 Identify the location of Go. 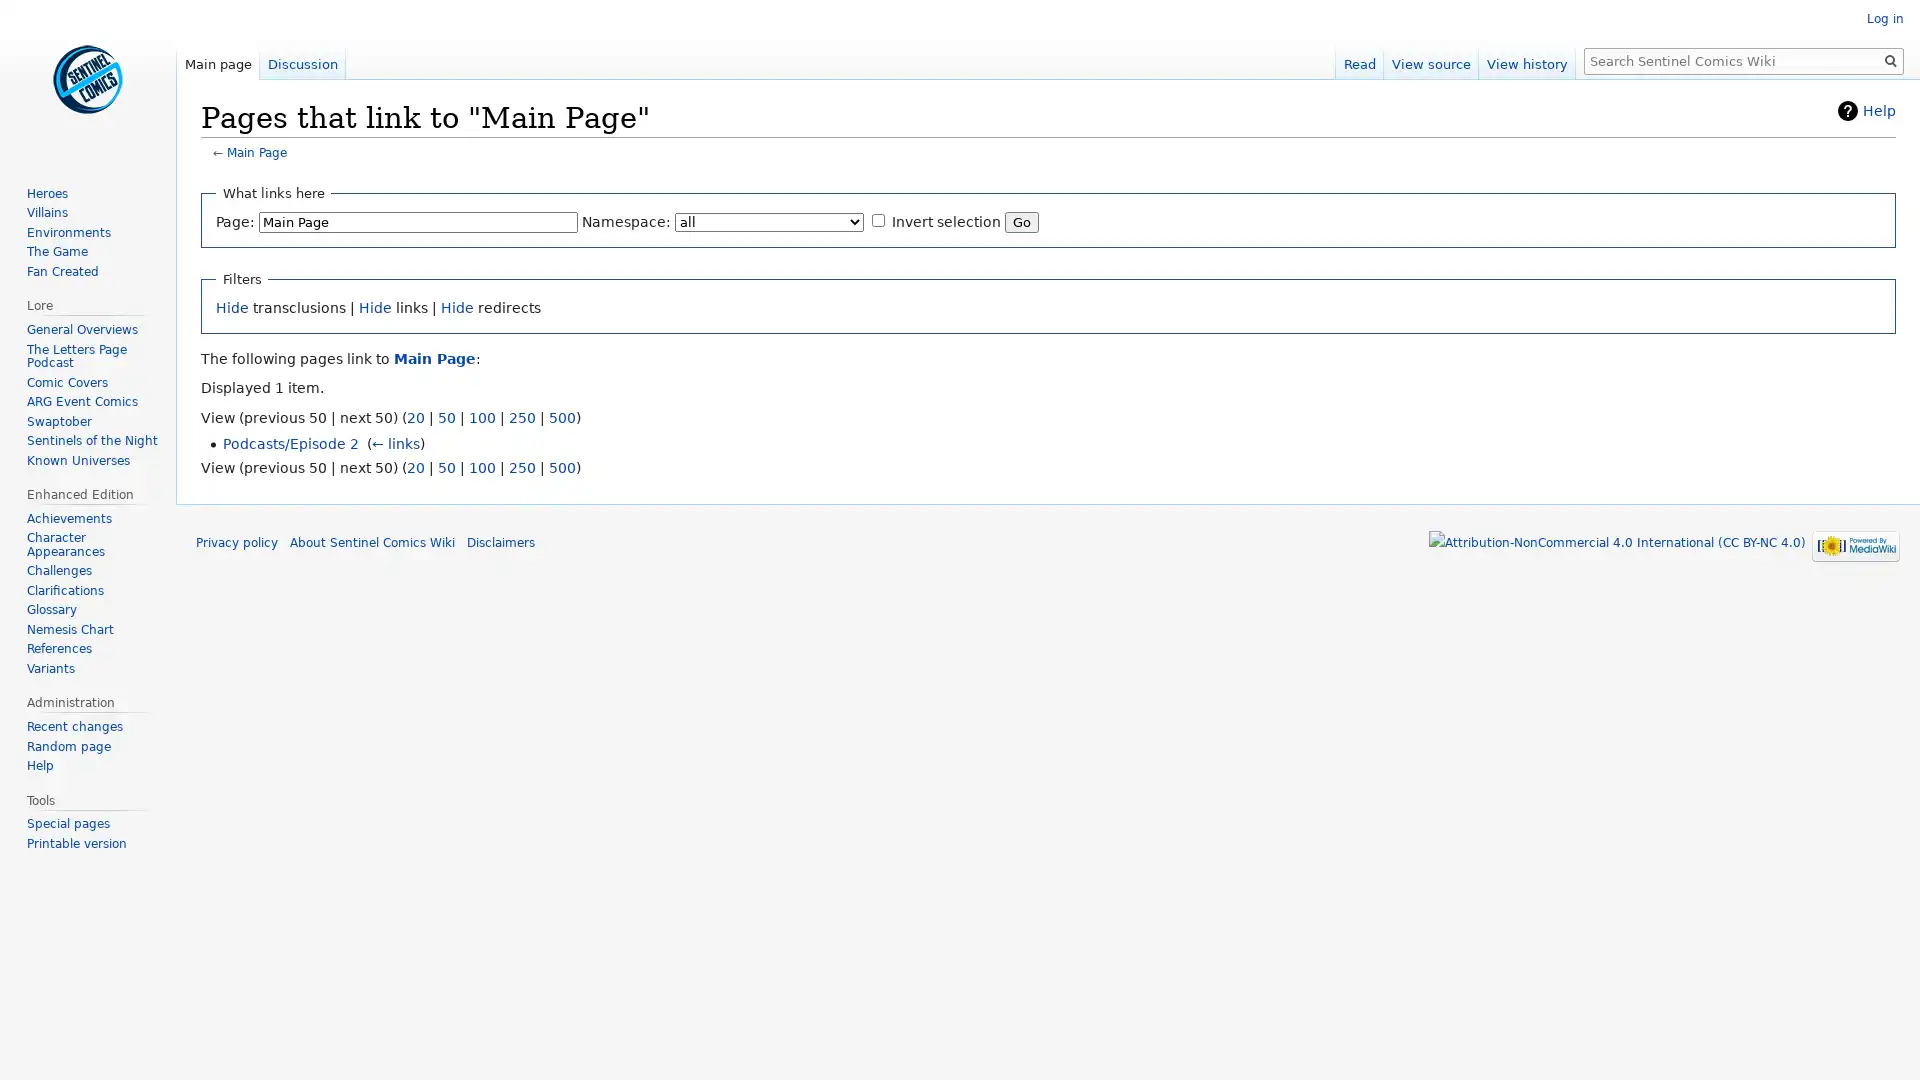
(1022, 221).